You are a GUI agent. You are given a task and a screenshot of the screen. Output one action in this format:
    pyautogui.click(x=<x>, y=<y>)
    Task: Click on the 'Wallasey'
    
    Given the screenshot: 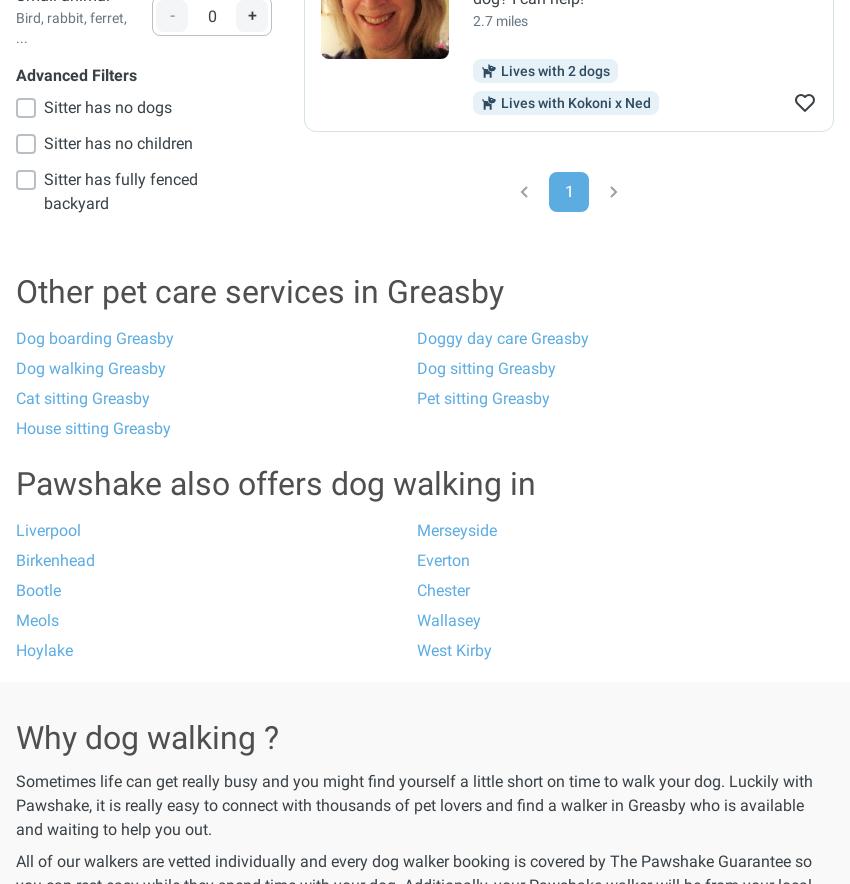 What is the action you would take?
    pyautogui.click(x=447, y=620)
    